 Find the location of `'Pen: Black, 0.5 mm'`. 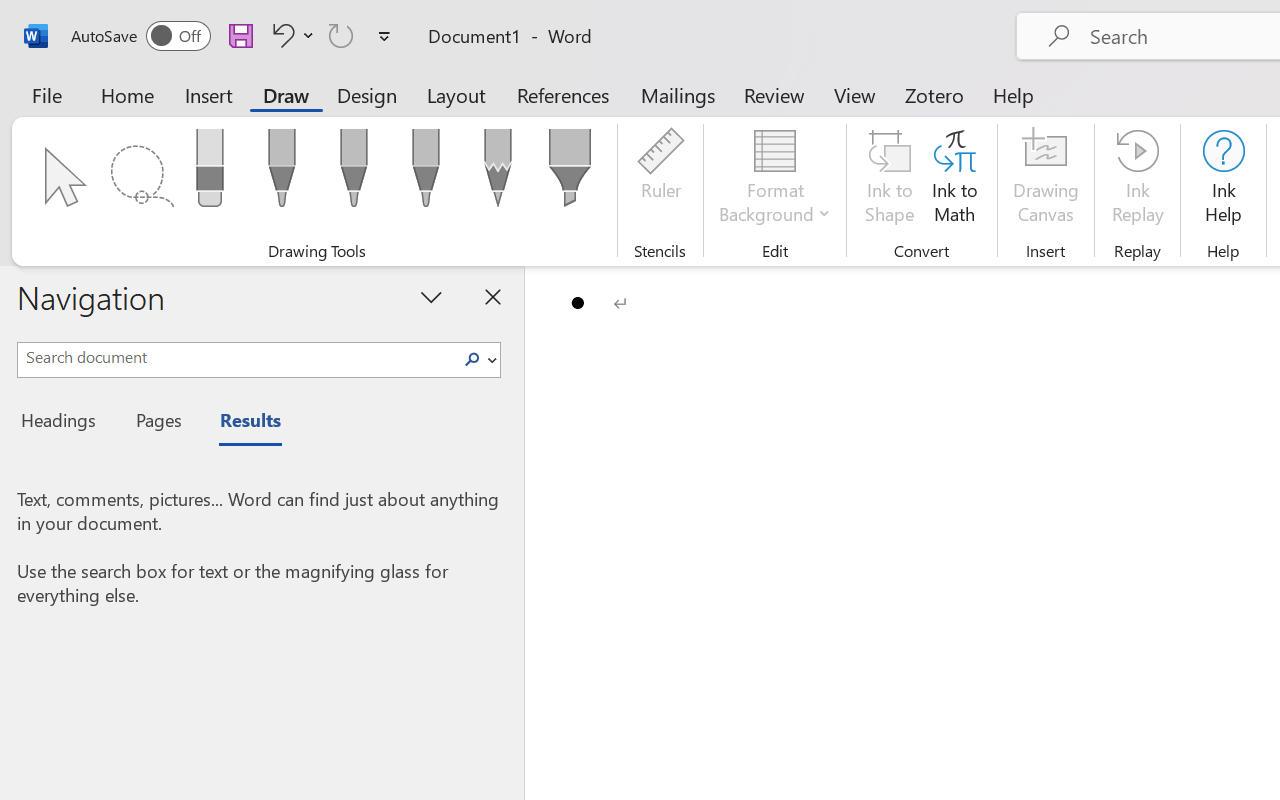

'Pen: Black, 0.5 mm' is located at coordinates (280, 173).